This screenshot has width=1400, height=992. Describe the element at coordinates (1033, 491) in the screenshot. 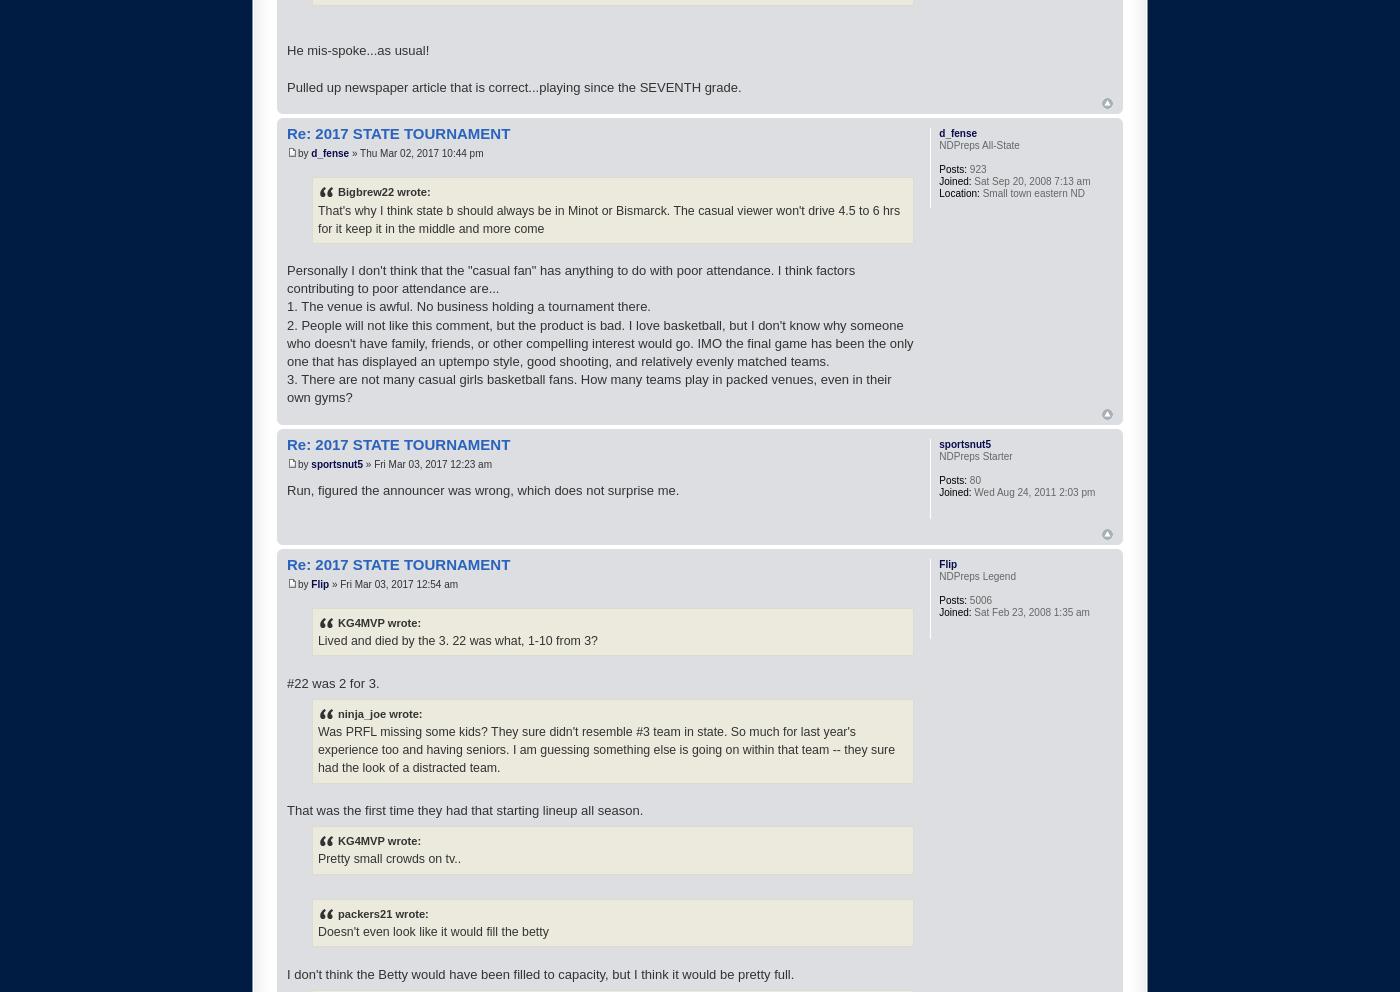

I see `'Wed Aug 24, 2011 2:03 pm'` at that location.